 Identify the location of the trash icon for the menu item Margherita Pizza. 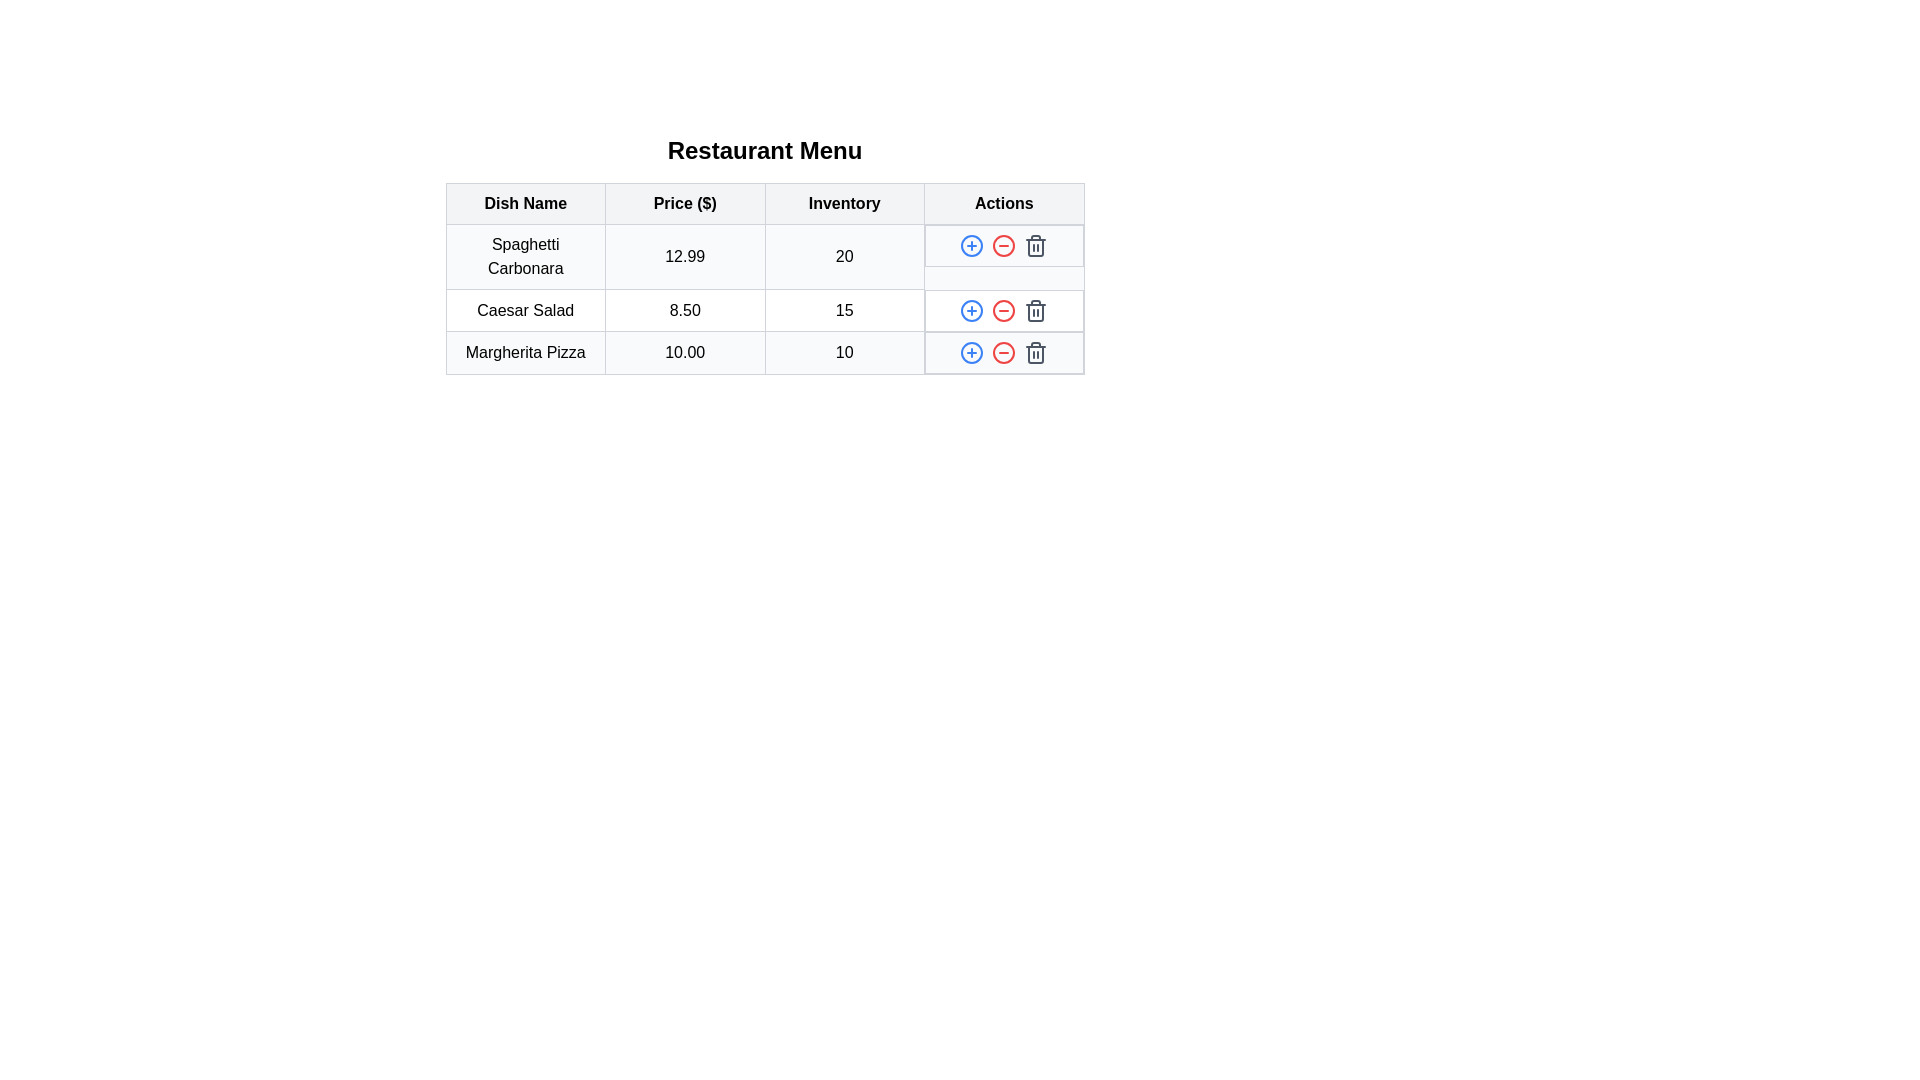
(1036, 351).